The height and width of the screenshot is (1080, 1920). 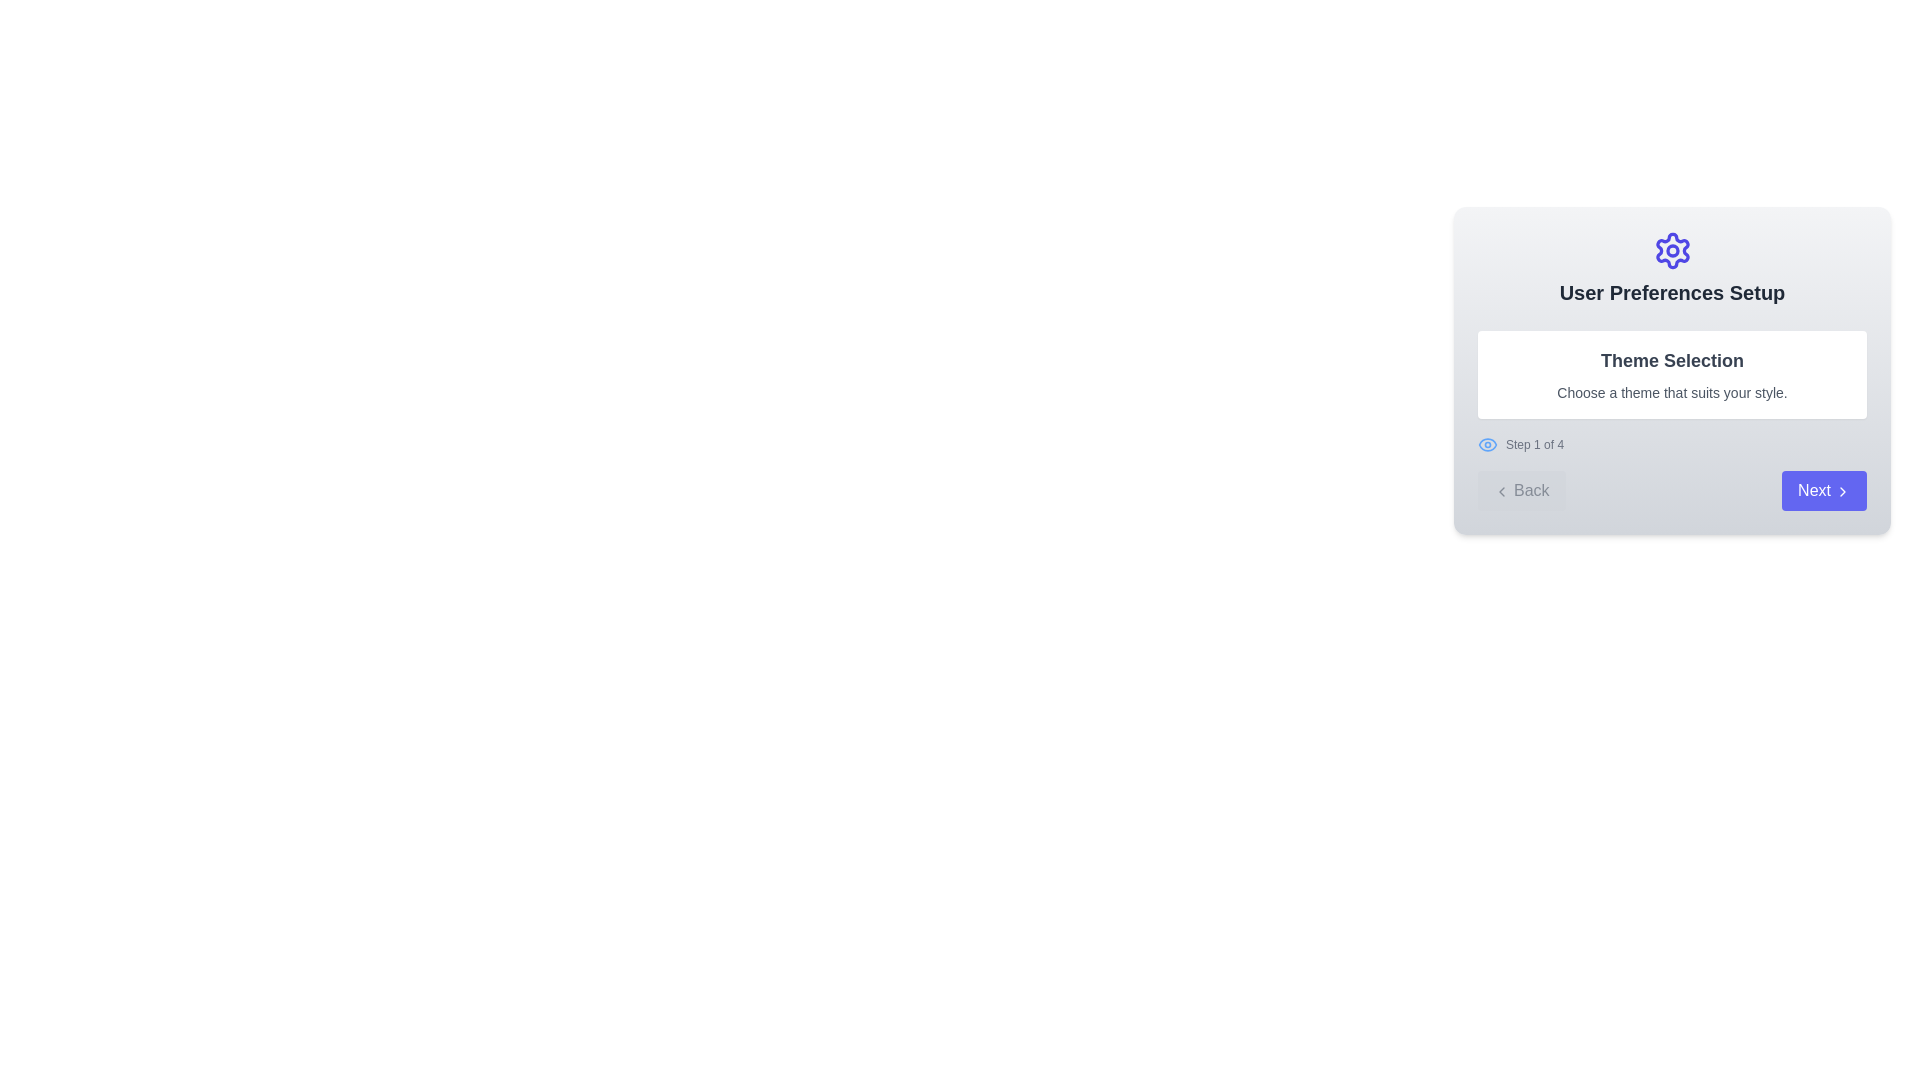 I want to click on the narrow right-pointing arrow icon located within the blue rectangular 'Next' button, positioned to the right of the text 'Next', so click(x=1842, y=490).